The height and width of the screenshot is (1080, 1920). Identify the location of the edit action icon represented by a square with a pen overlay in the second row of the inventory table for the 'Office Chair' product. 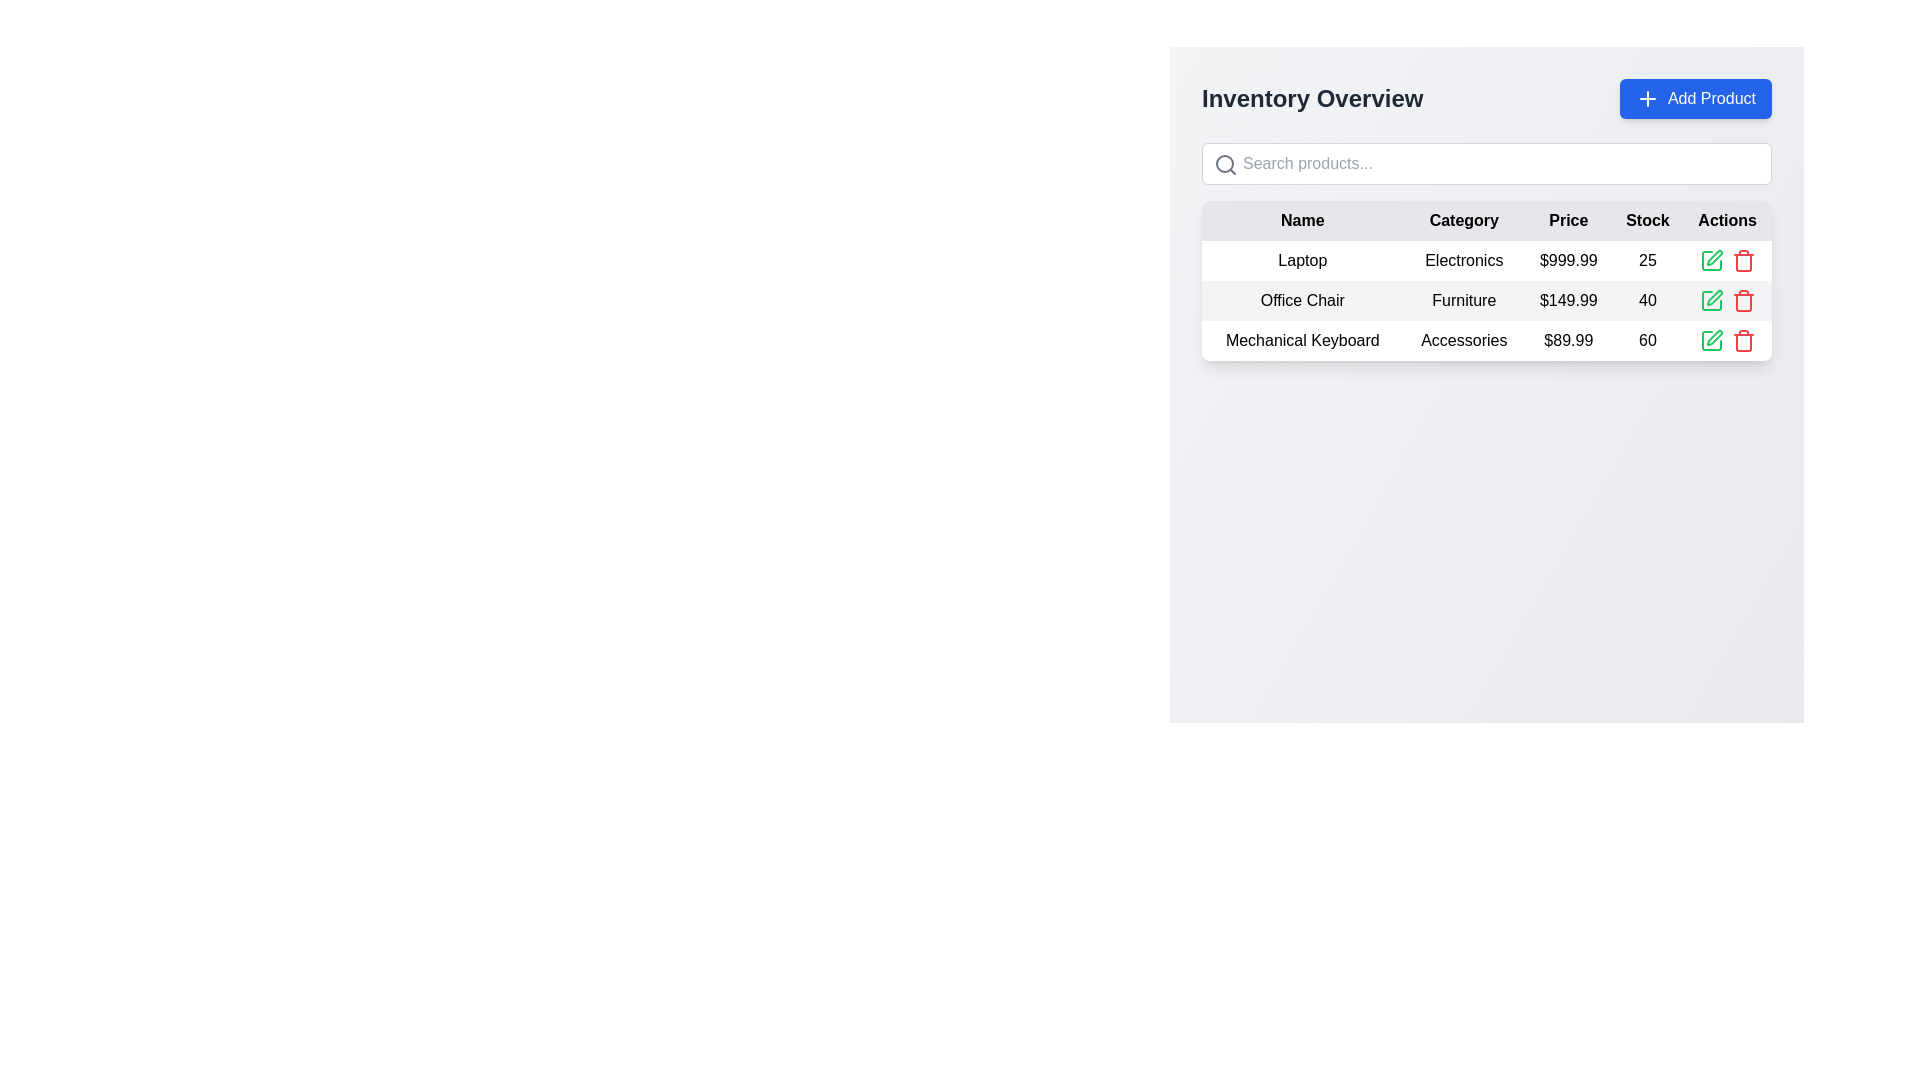
(1710, 300).